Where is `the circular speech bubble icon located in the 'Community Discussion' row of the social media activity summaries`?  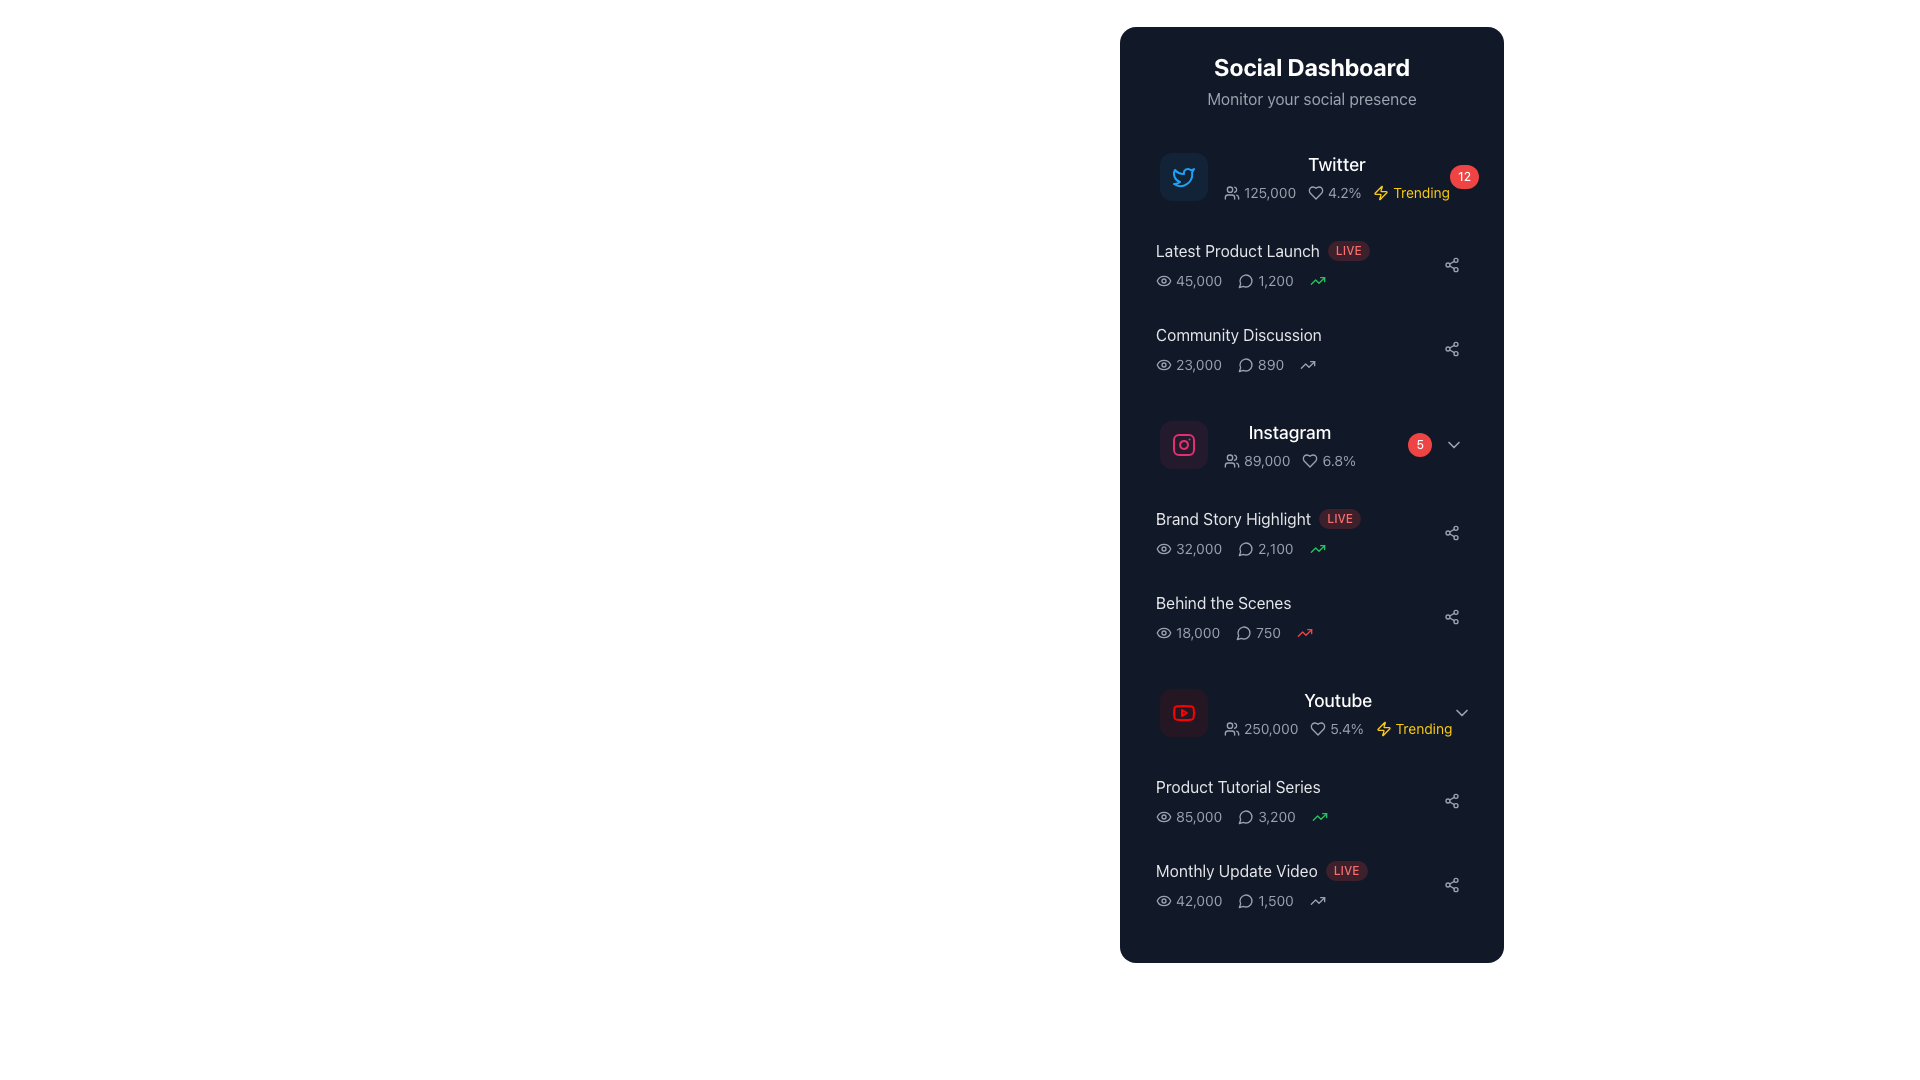
the circular speech bubble icon located in the 'Community Discussion' row of the social media activity summaries is located at coordinates (1244, 817).